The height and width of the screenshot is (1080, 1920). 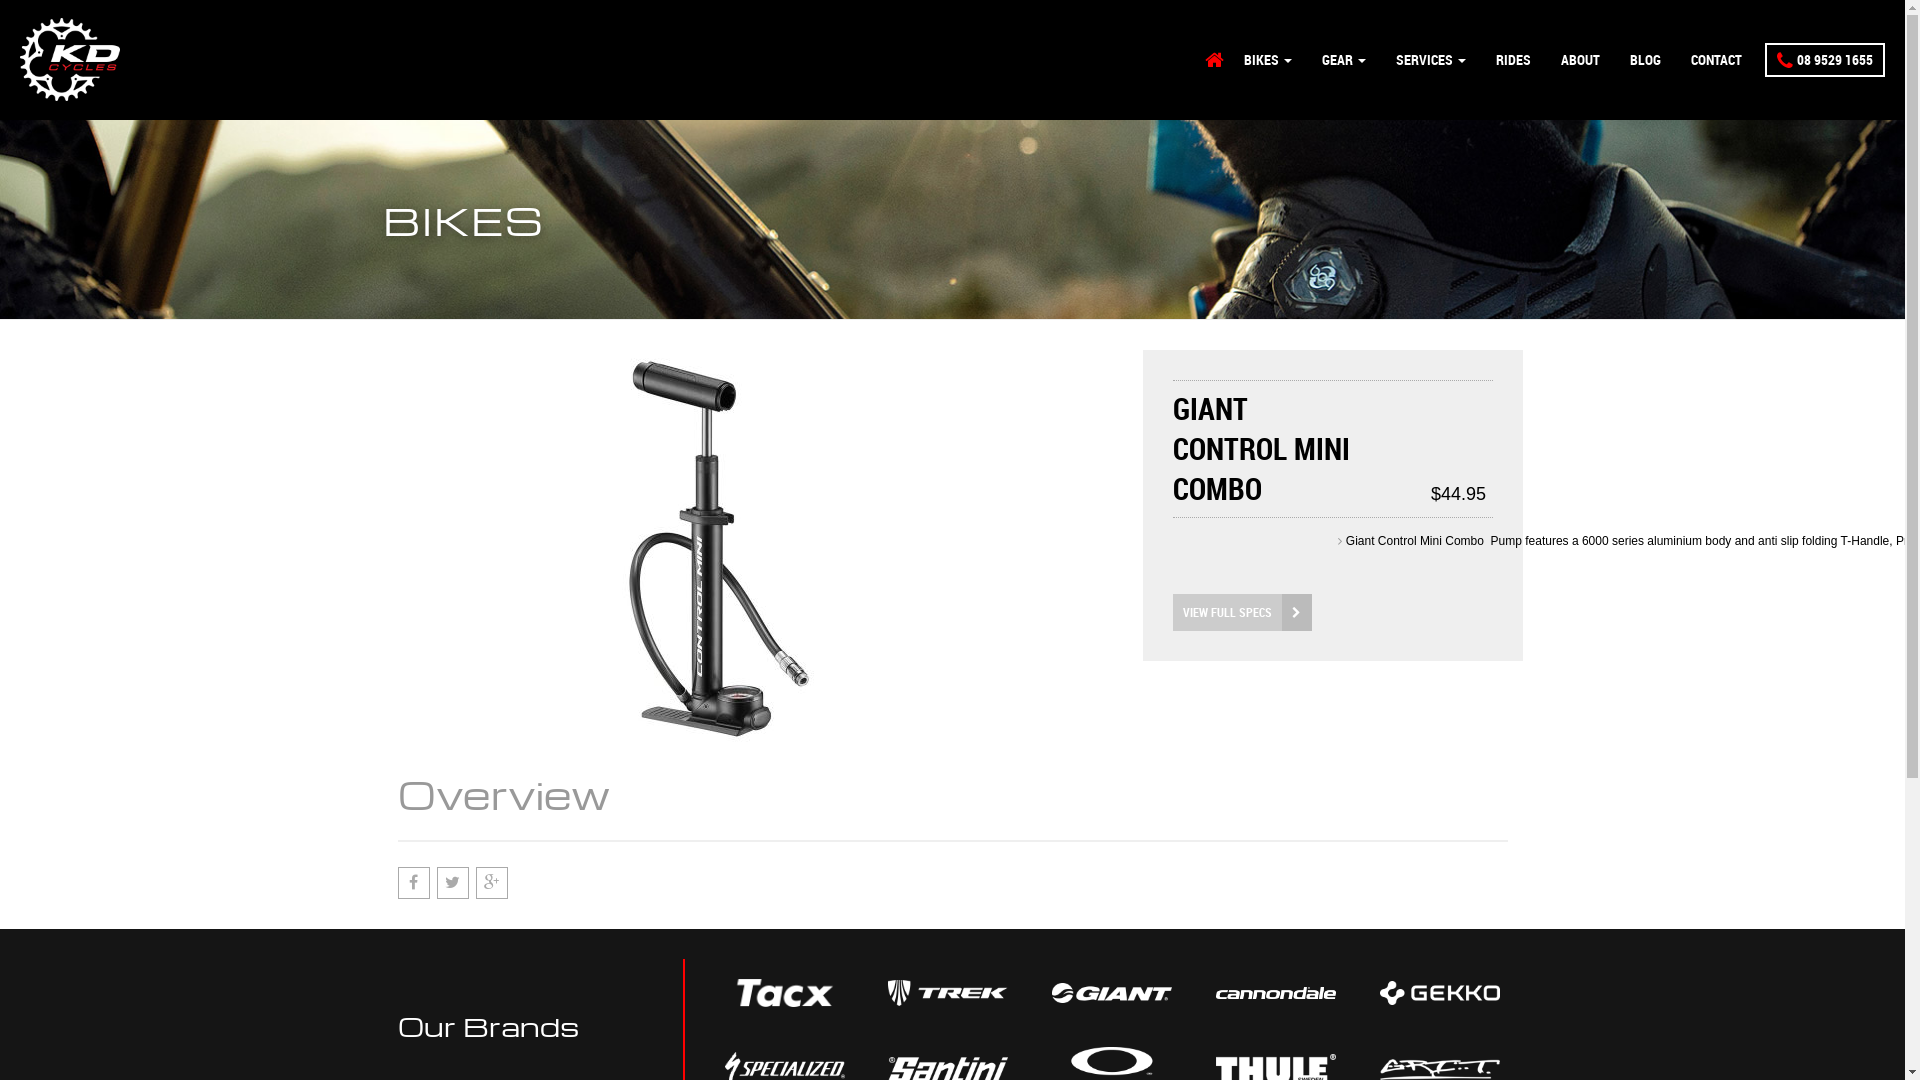 I want to click on 'VIEW FULL SPECS', so click(x=1171, y=611).